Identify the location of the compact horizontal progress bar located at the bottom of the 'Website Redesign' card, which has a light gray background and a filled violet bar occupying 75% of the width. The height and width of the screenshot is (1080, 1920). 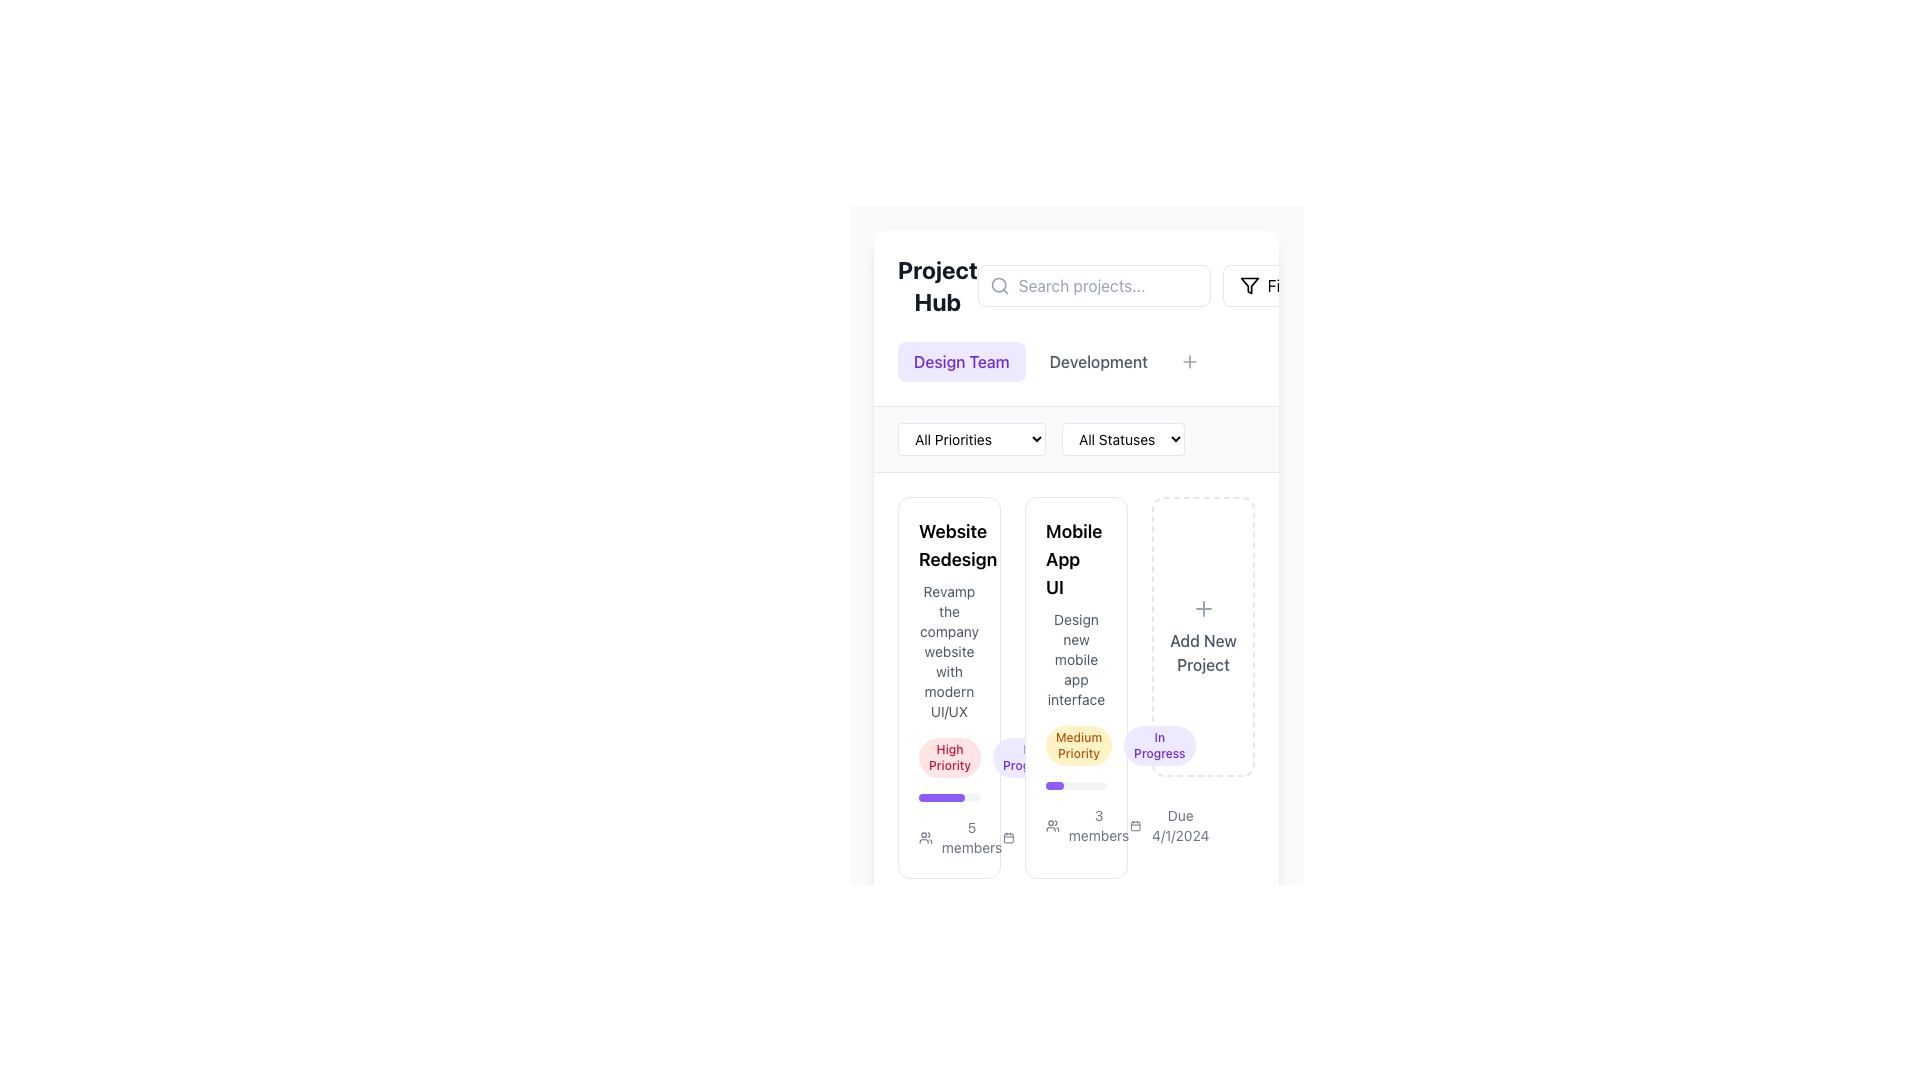
(948, 797).